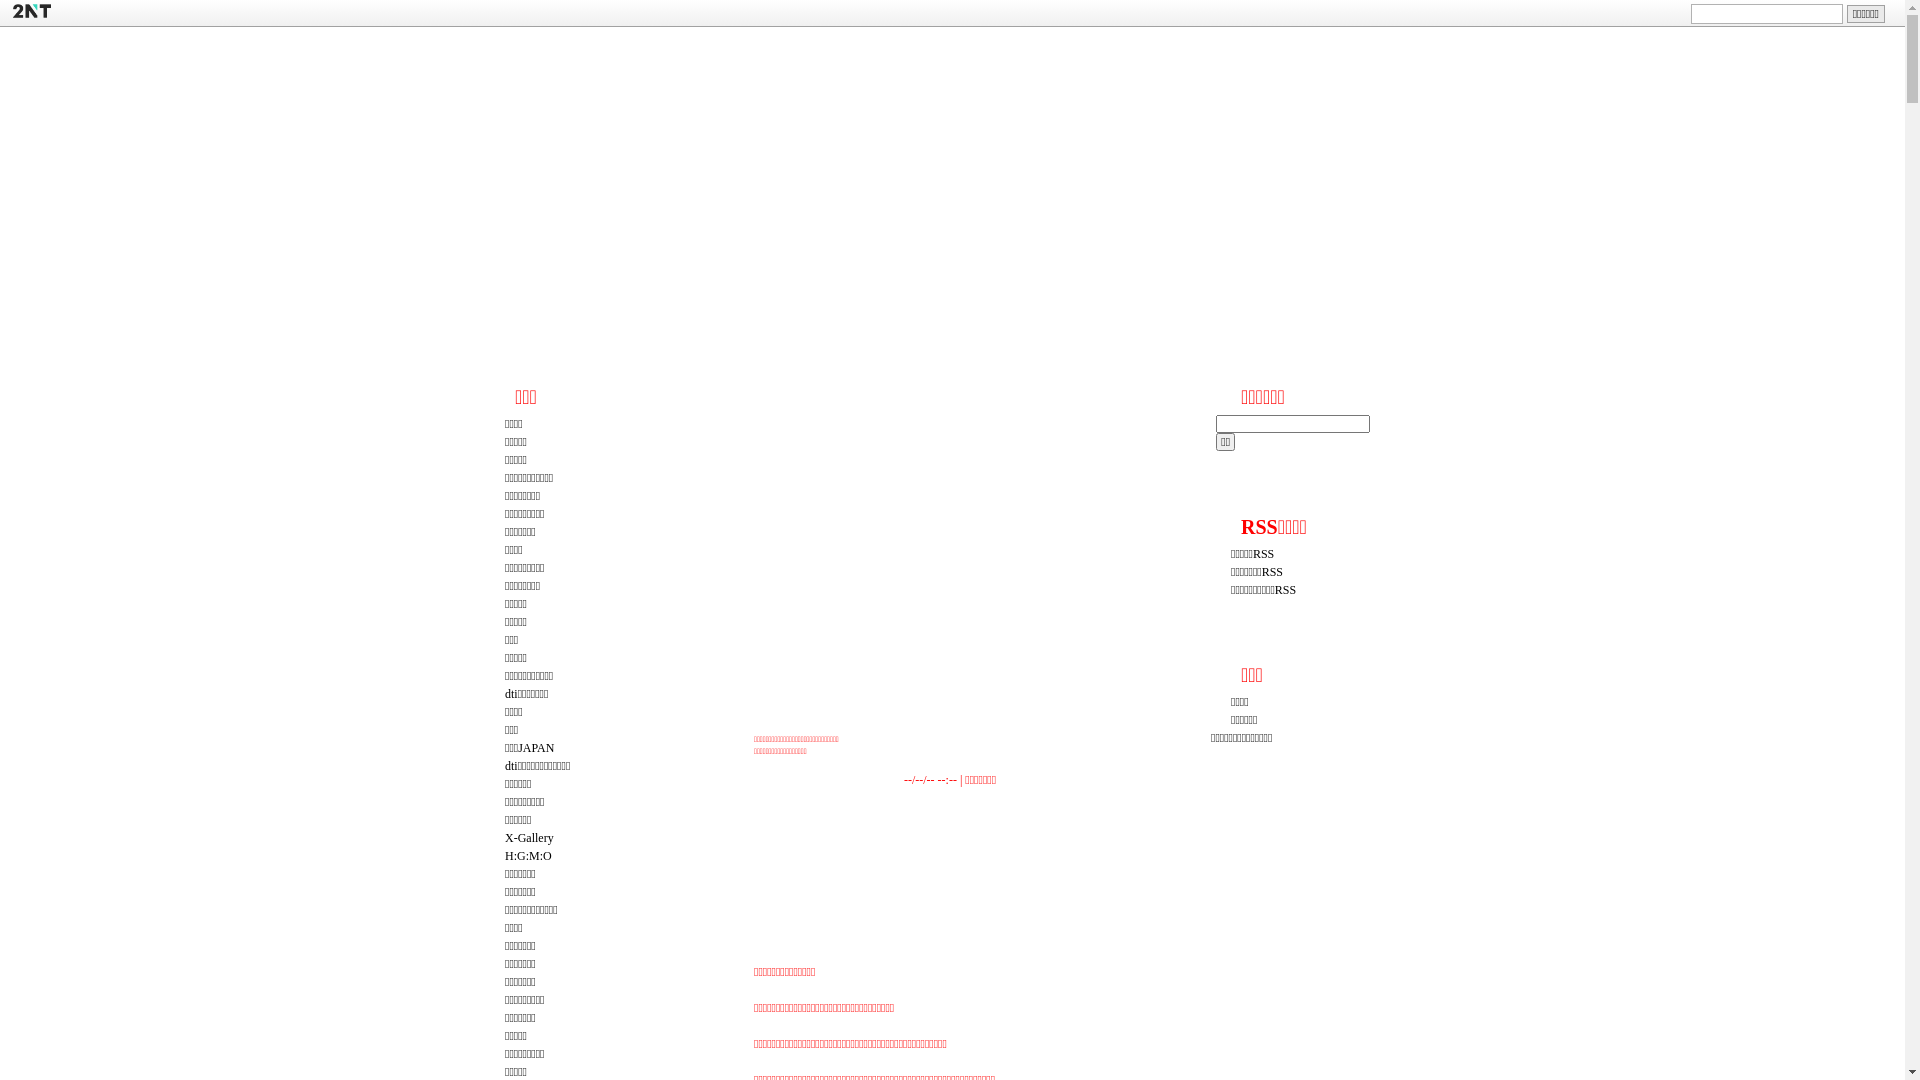 Image resolution: width=1920 pixels, height=1080 pixels. I want to click on 'H:G:M:O', so click(528, 855).